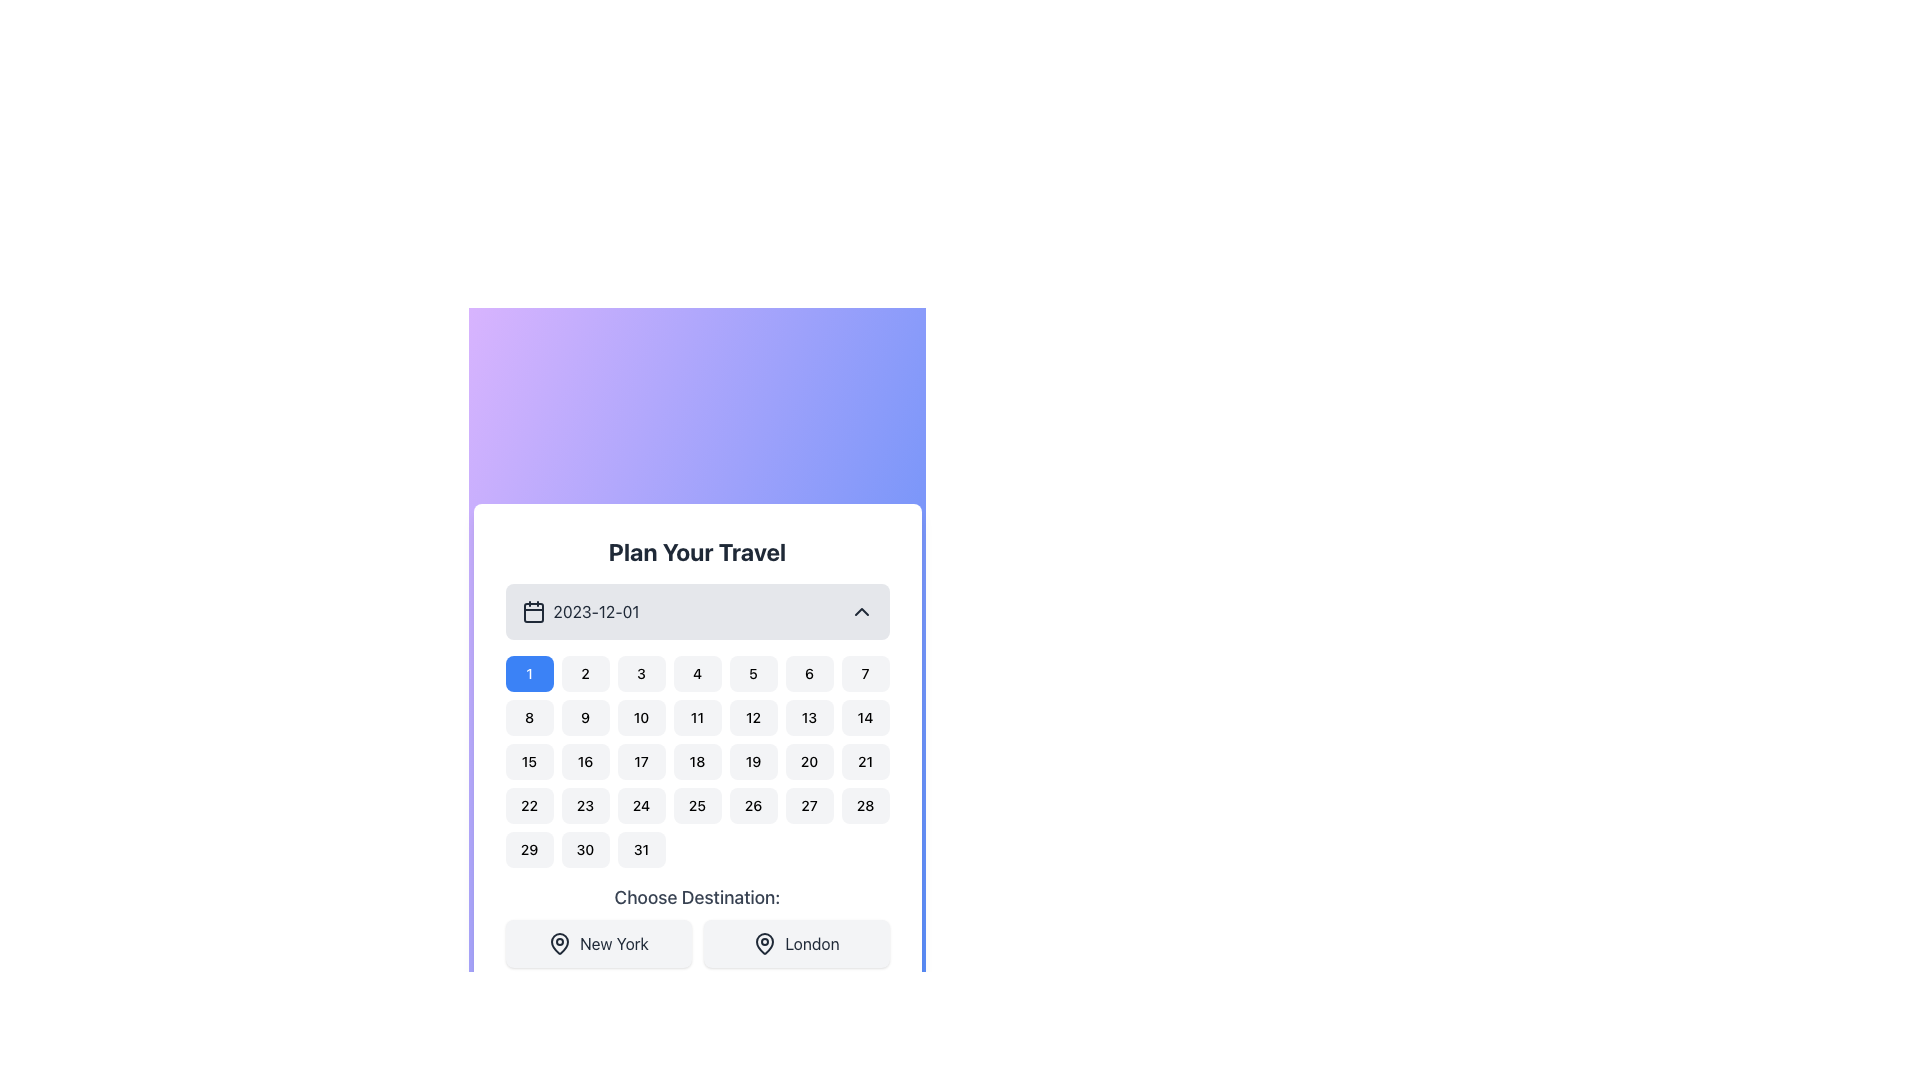 This screenshot has height=1080, width=1920. I want to click on the rounded rectangular button displaying the number '2' in the calendar layout, so click(584, 674).